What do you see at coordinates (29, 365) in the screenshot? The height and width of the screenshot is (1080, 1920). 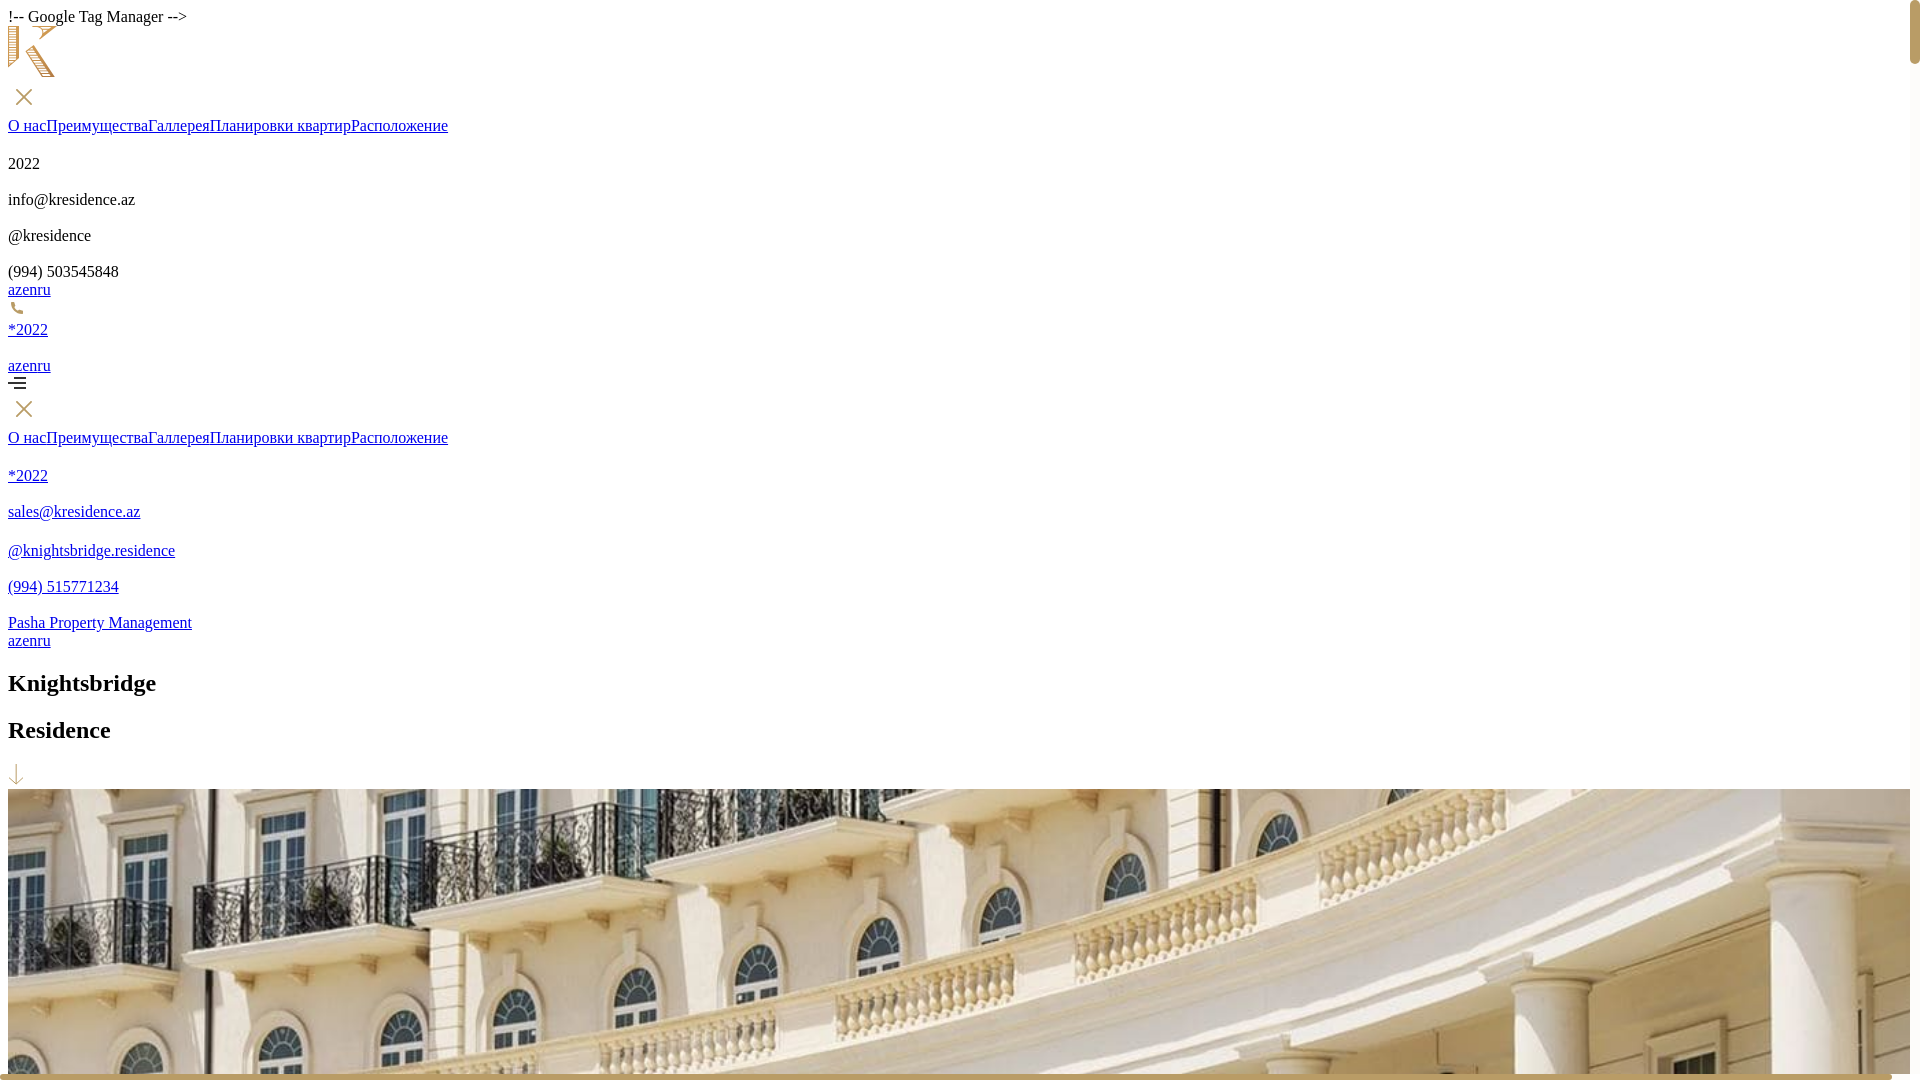 I see `'en'` at bounding box center [29, 365].